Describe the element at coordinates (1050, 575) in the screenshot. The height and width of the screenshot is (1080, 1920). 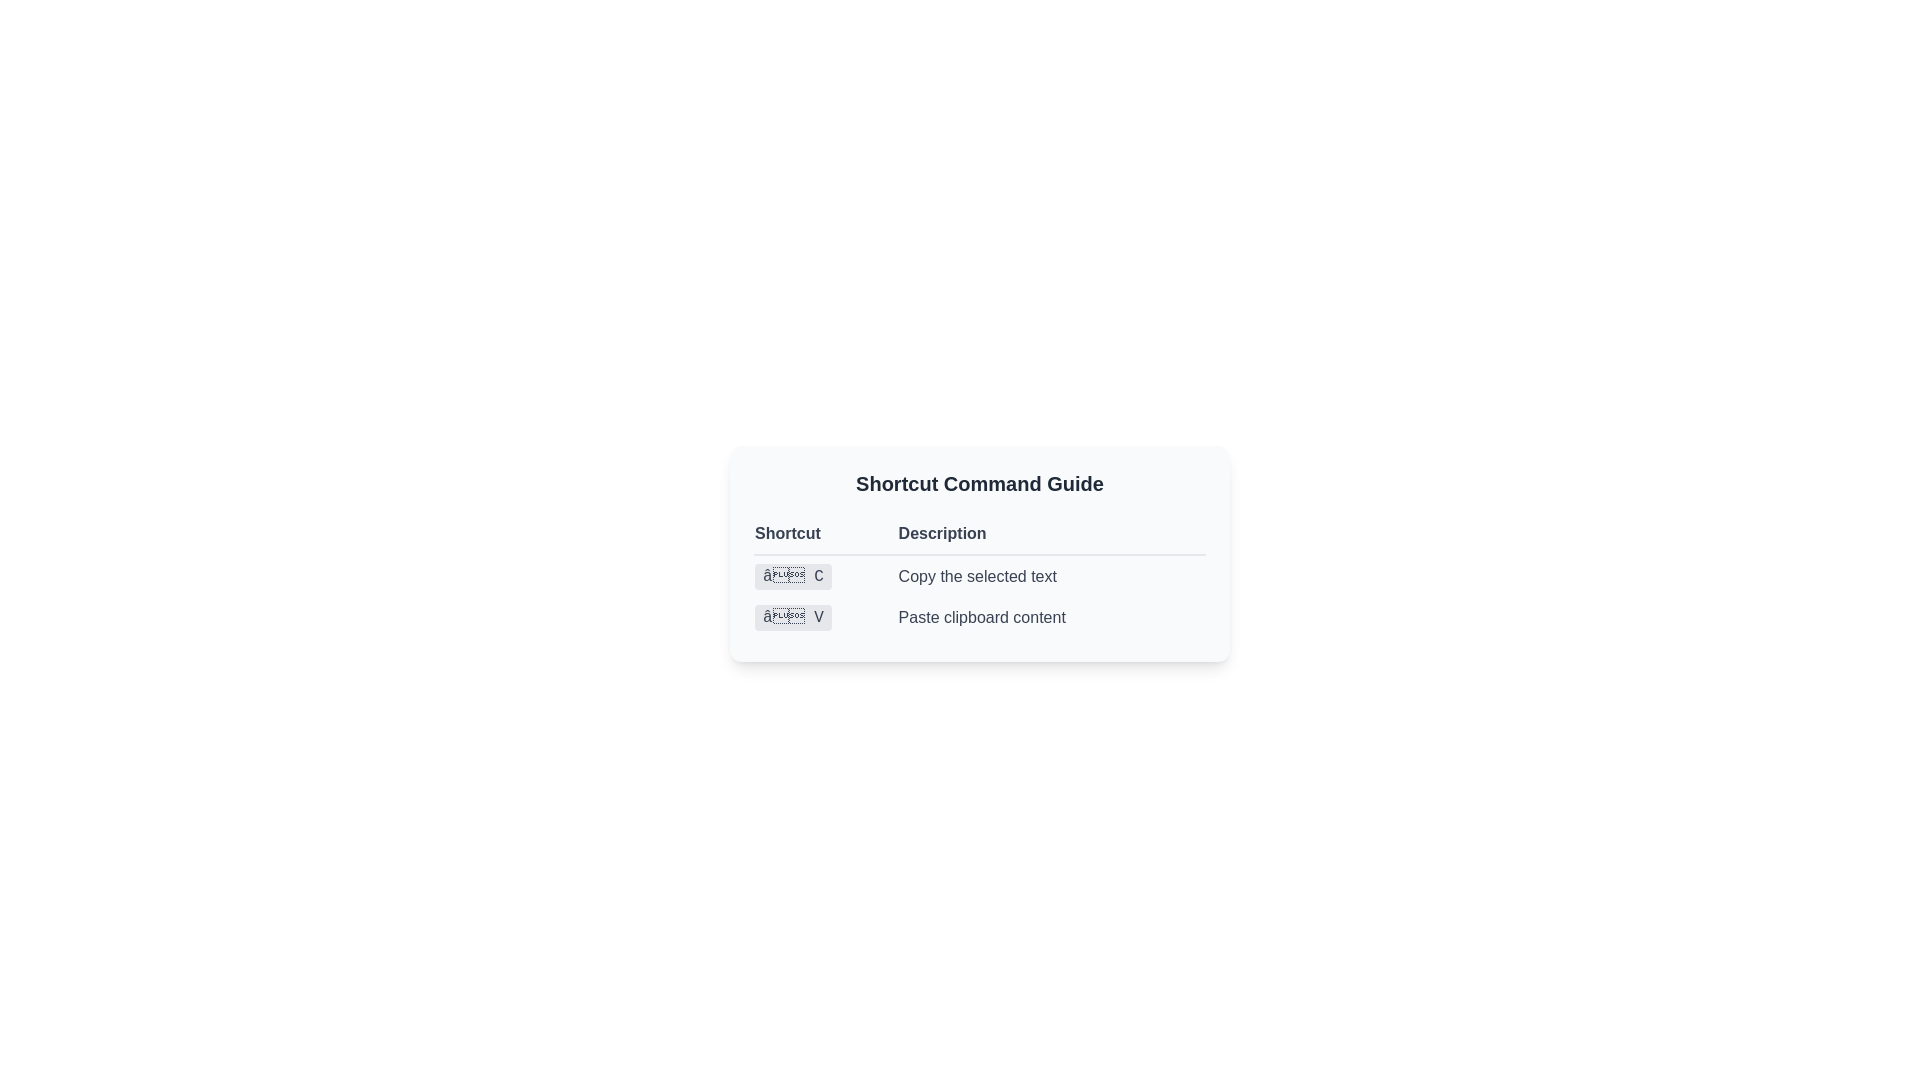
I see `the text label that contains the phrase 'Copy the selected text', located in the right-hand column of the command shortcut guide` at that location.